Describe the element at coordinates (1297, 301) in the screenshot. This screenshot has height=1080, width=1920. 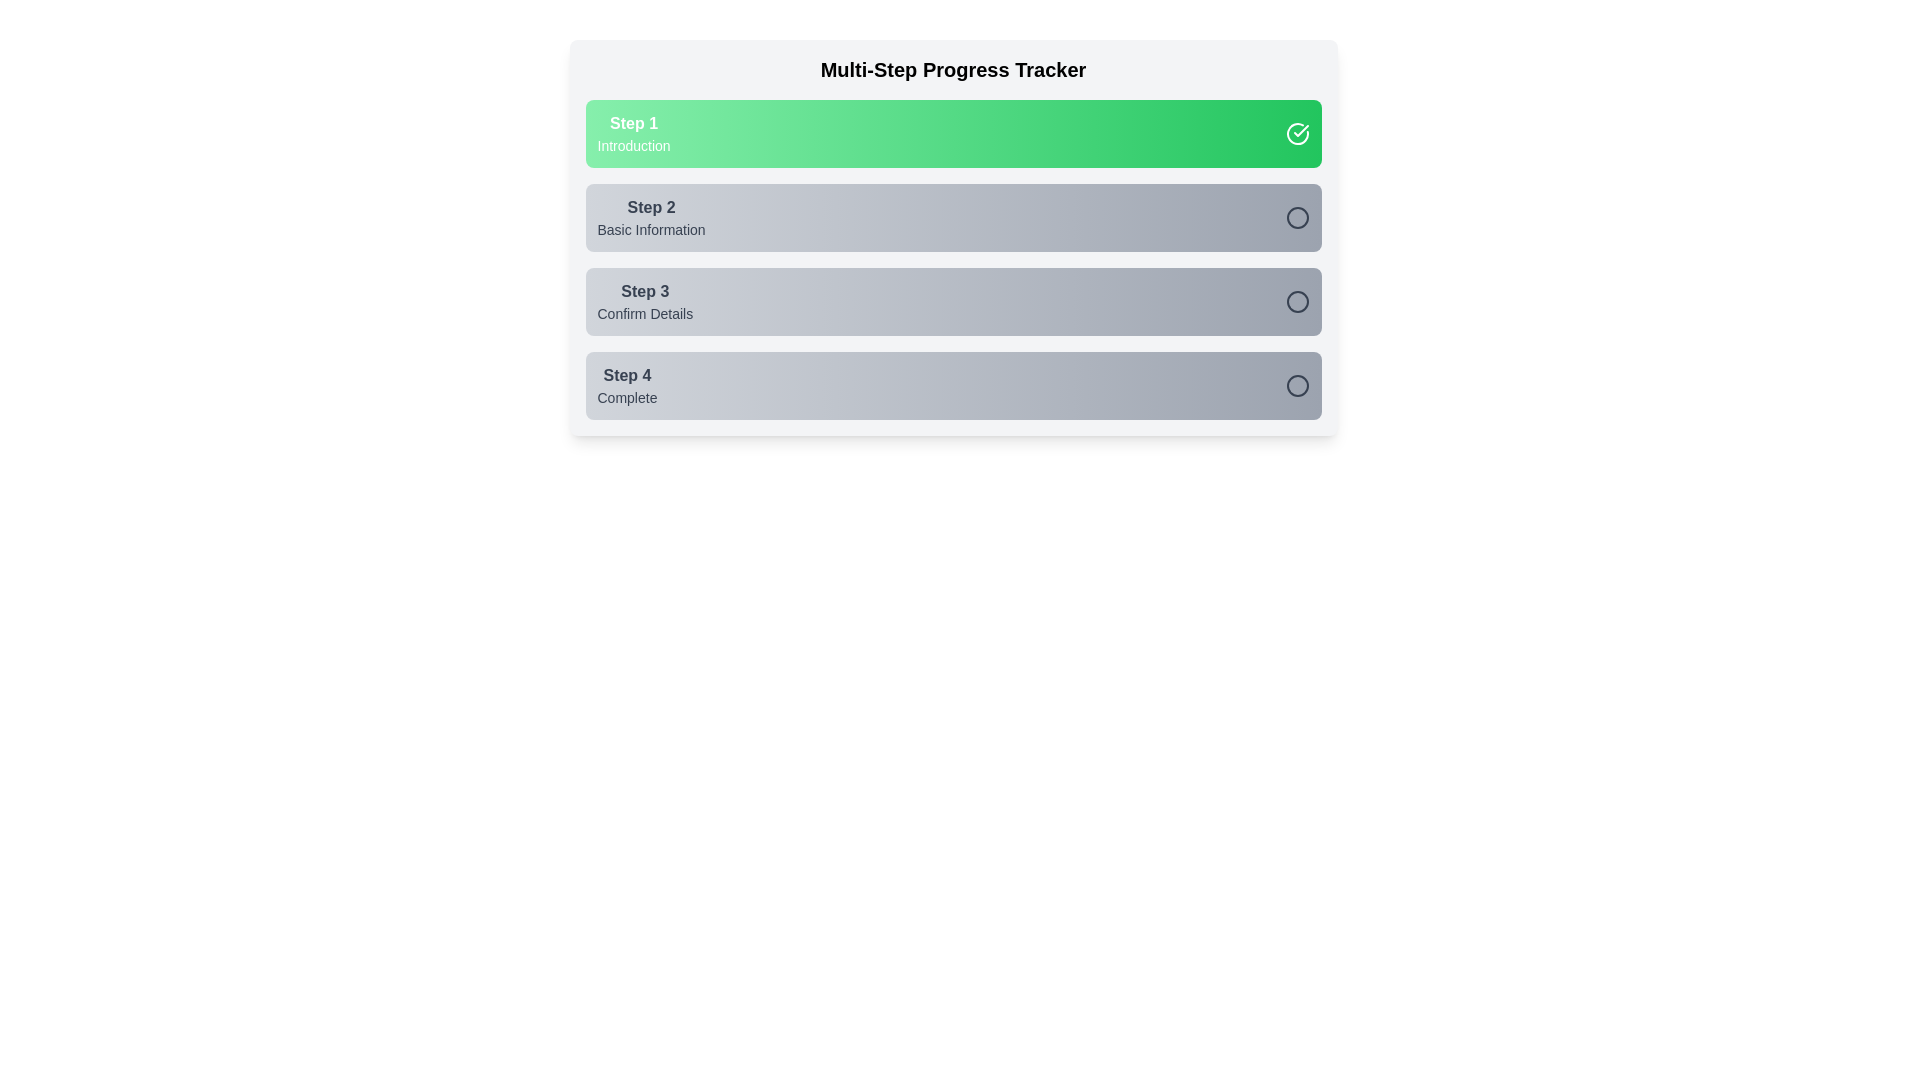
I see `the vector graphic circle that represents Step 3 in the multi-step progress tracker` at that location.